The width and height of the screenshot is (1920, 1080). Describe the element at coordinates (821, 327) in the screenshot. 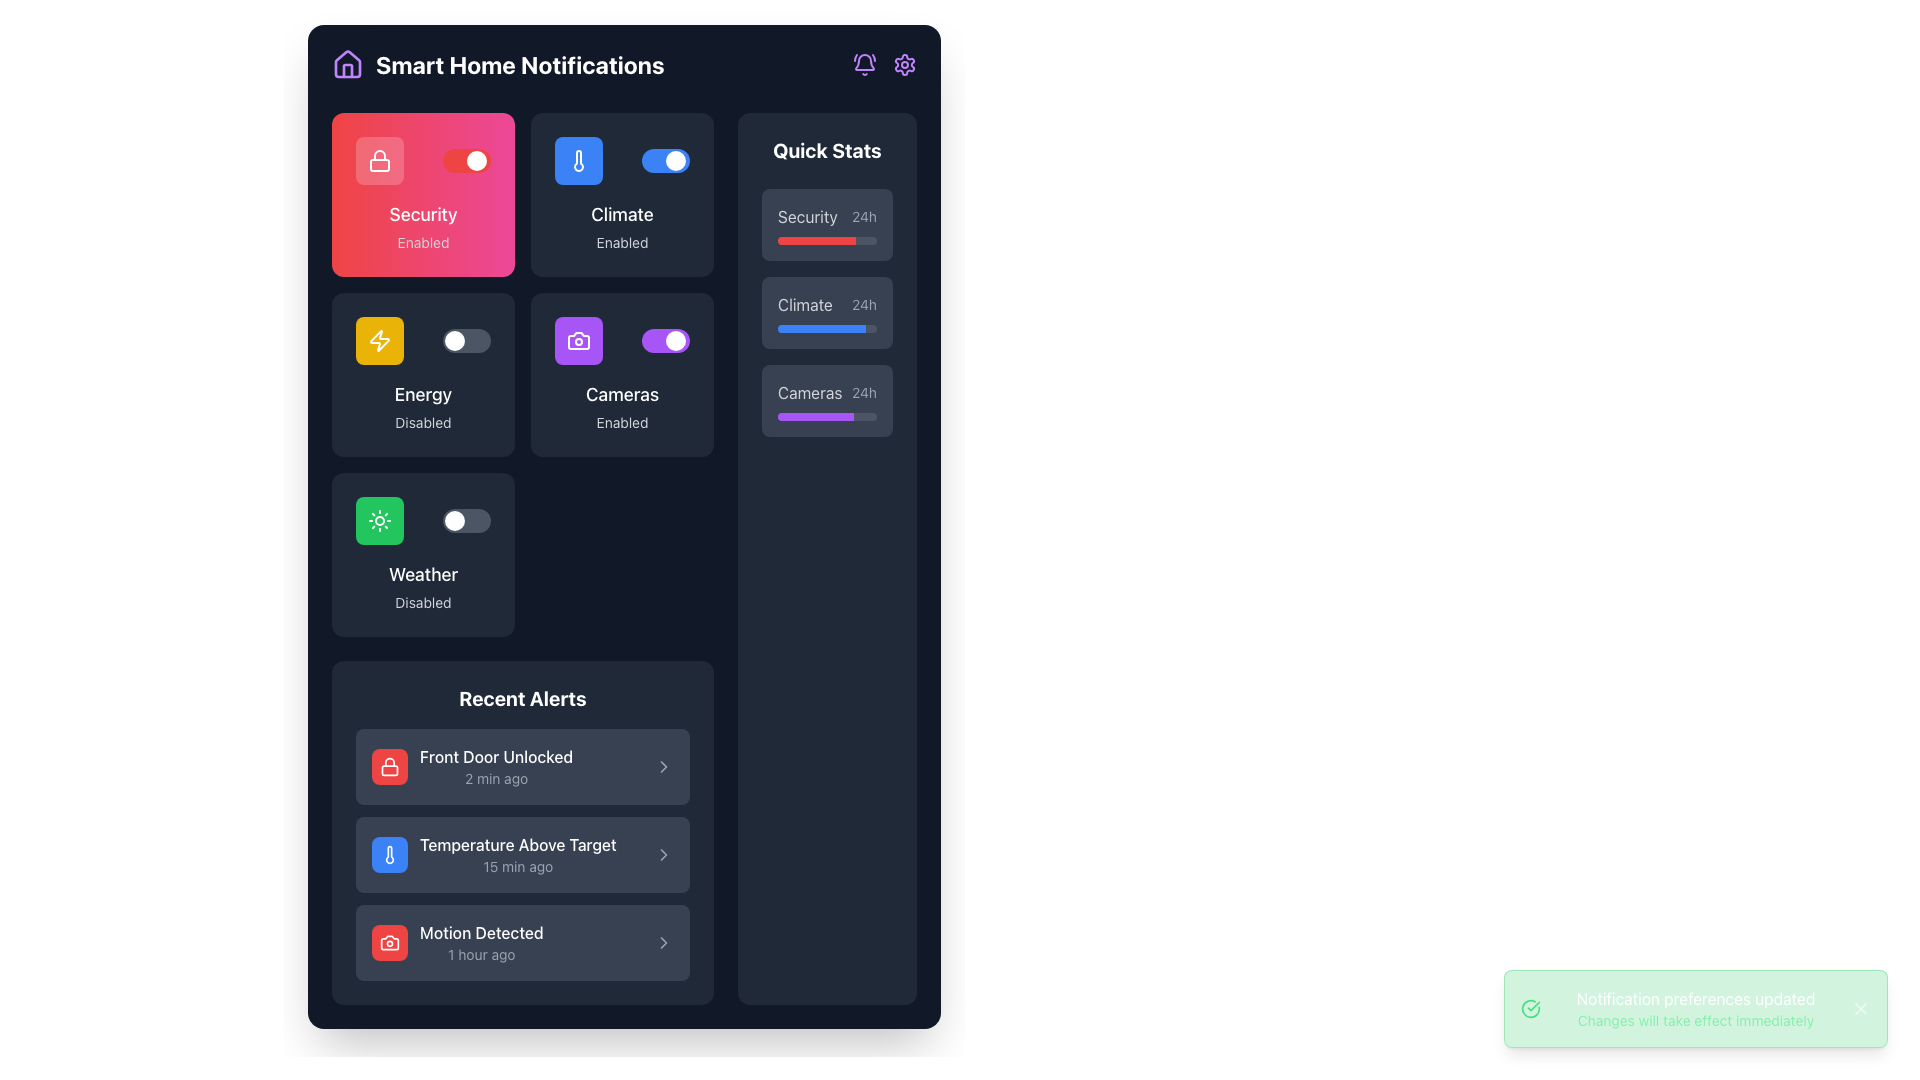

I see `the blue fill of the progress bar indicating 'Climate' stats completion, located in the middle of 'Quick Stats' on the right side of the interface` at that location.